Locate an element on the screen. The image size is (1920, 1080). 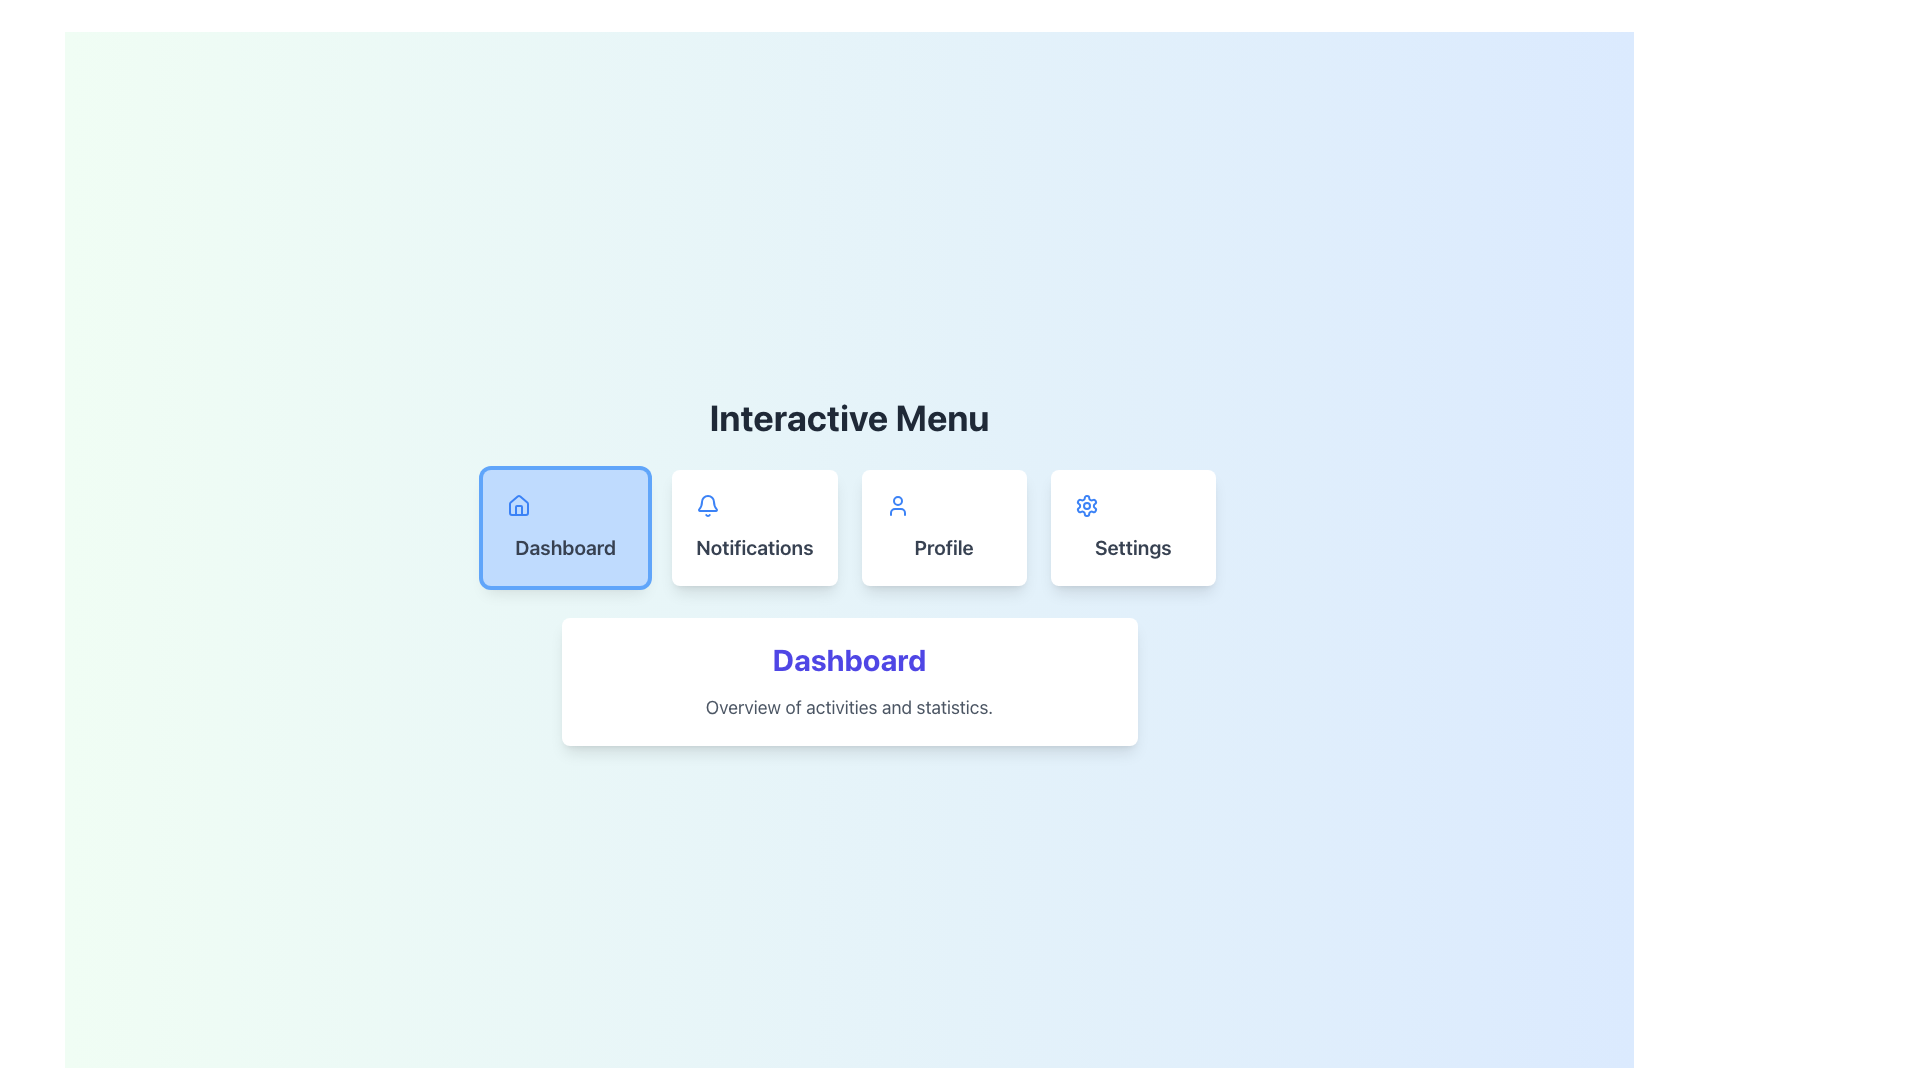
the user icon located in the third tile from the left, centered above the 'Profile' text is located at coordinates (896, 504).